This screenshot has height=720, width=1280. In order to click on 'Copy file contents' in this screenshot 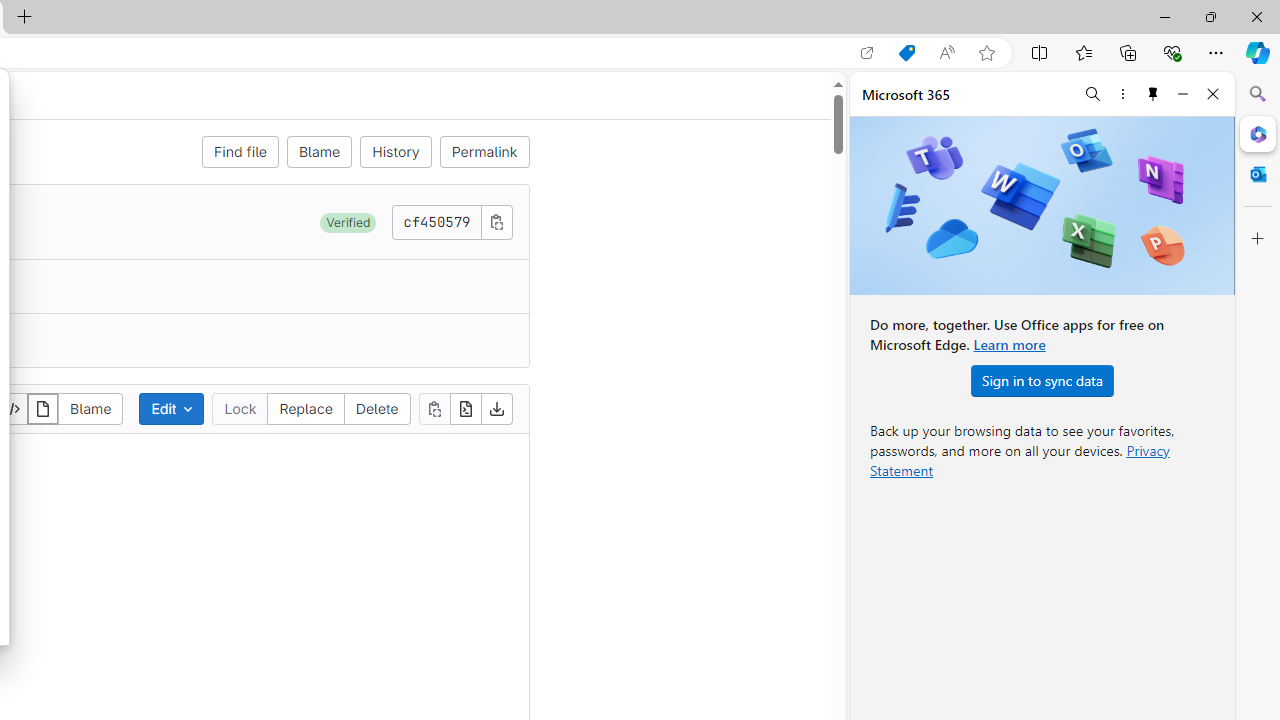, I will do `click(433, 407)`.